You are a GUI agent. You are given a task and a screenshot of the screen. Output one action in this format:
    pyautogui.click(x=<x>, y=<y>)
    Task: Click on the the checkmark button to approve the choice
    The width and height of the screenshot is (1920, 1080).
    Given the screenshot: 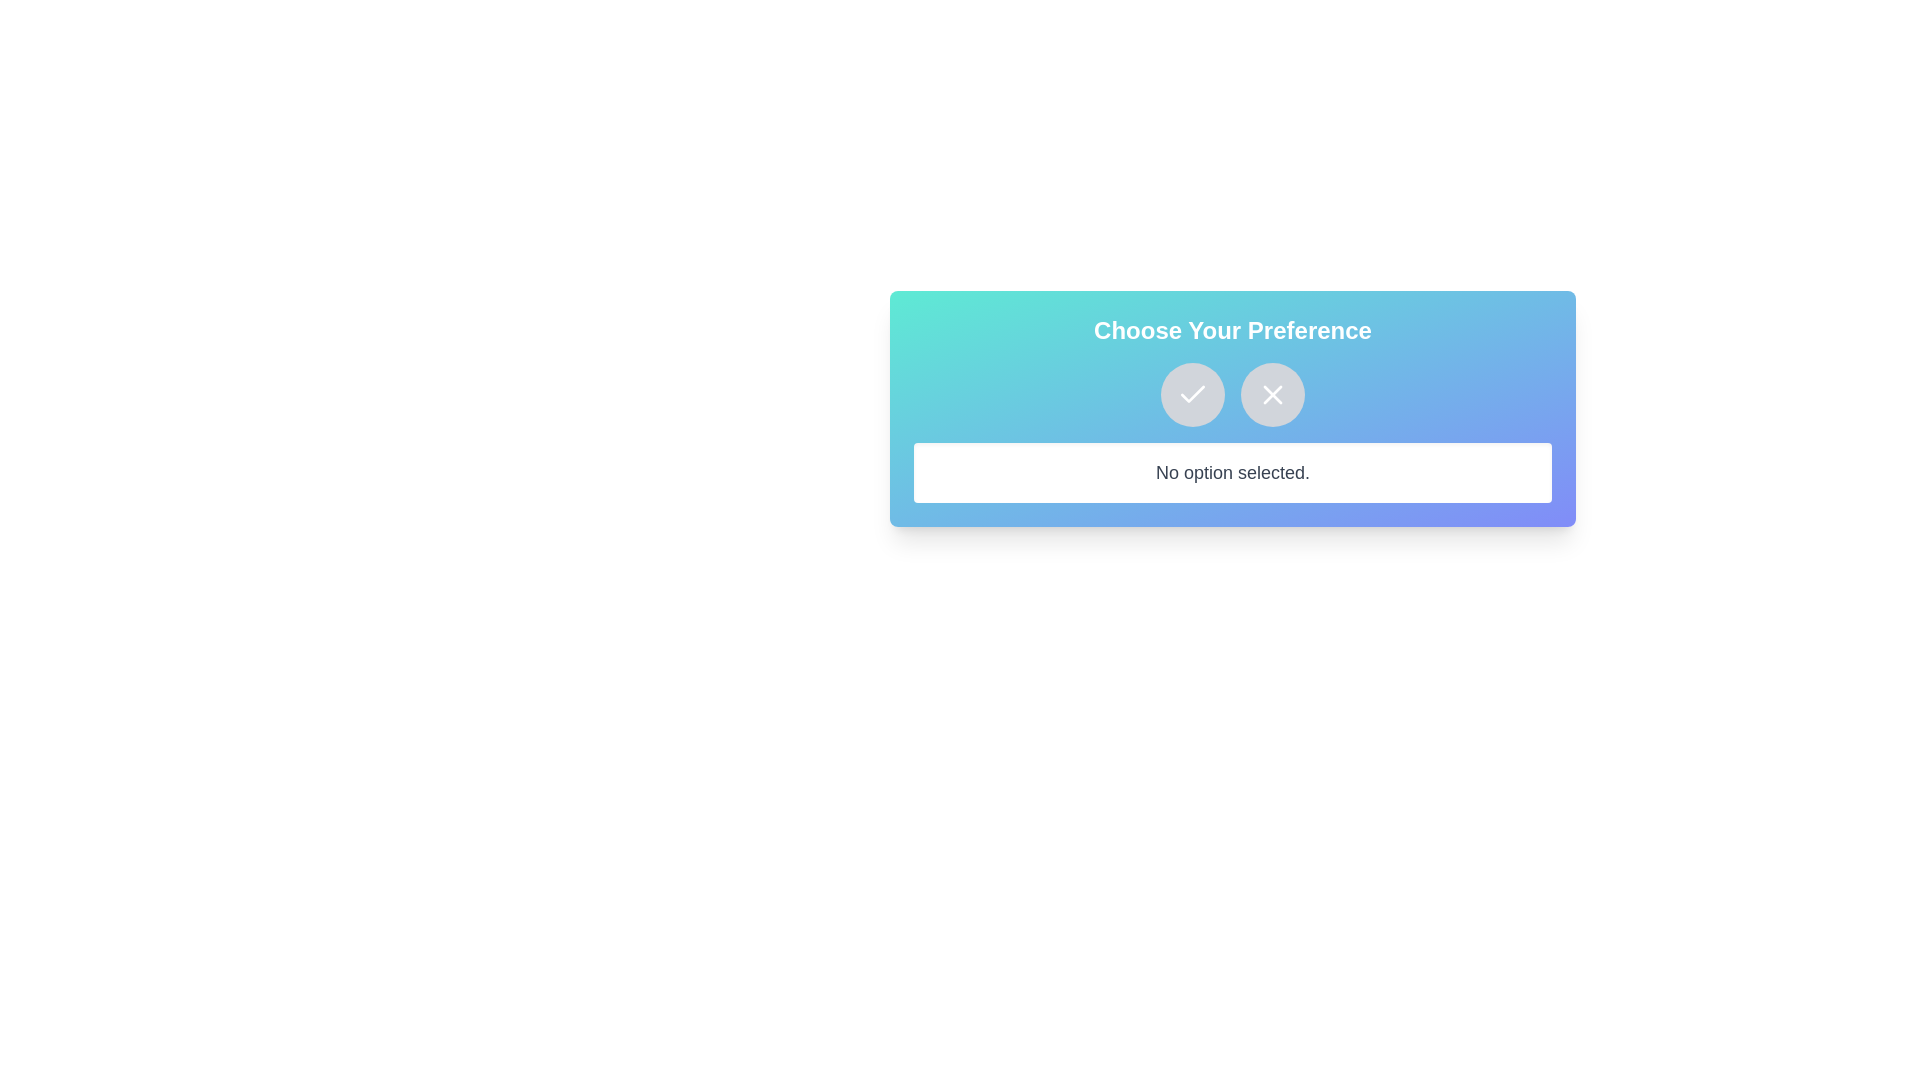 What is the action you would take?
    pyautogui.click(x=1193, y=394)
    